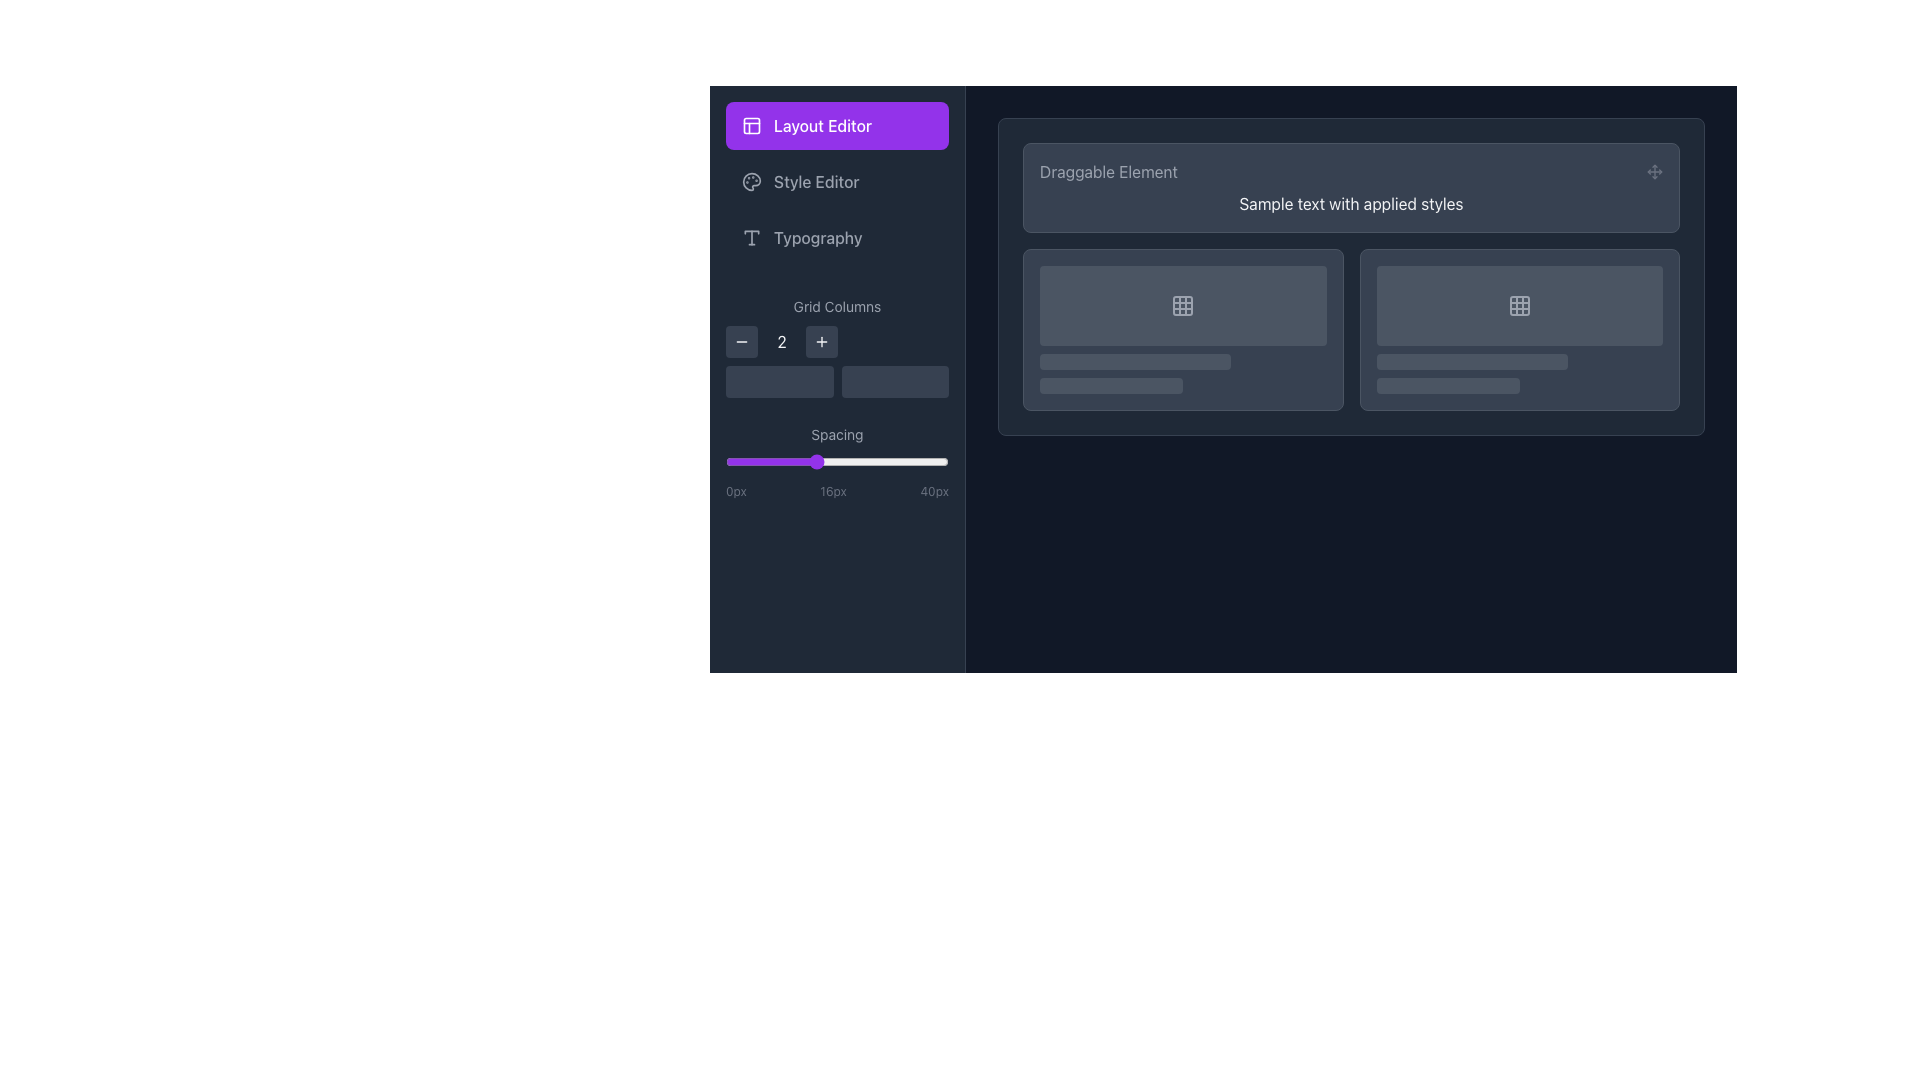 This screenshot has width=1920, height=1080. Describe the element at coordinates (936, 462) in the screenshot. I see `the spacing value` at that location.